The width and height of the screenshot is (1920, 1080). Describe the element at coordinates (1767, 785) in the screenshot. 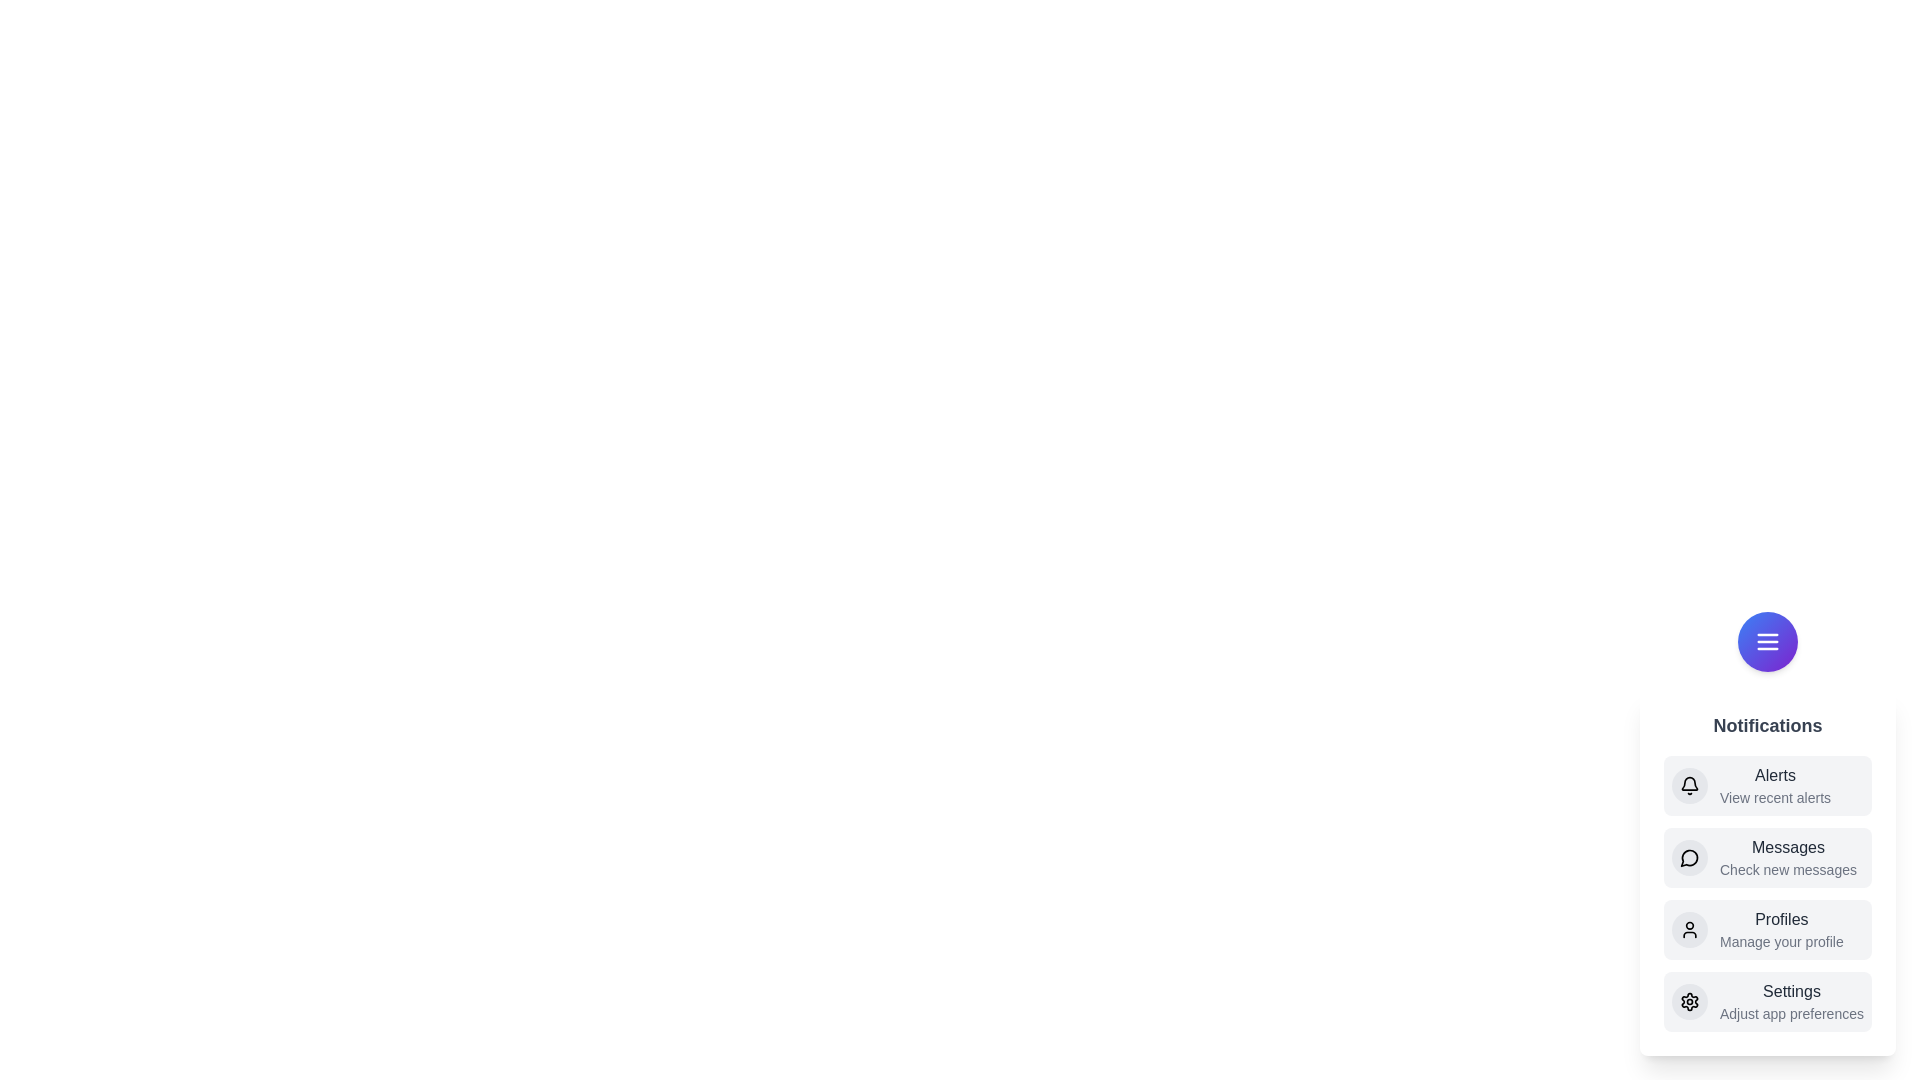

I see `the Alerts from the menu` at that location.